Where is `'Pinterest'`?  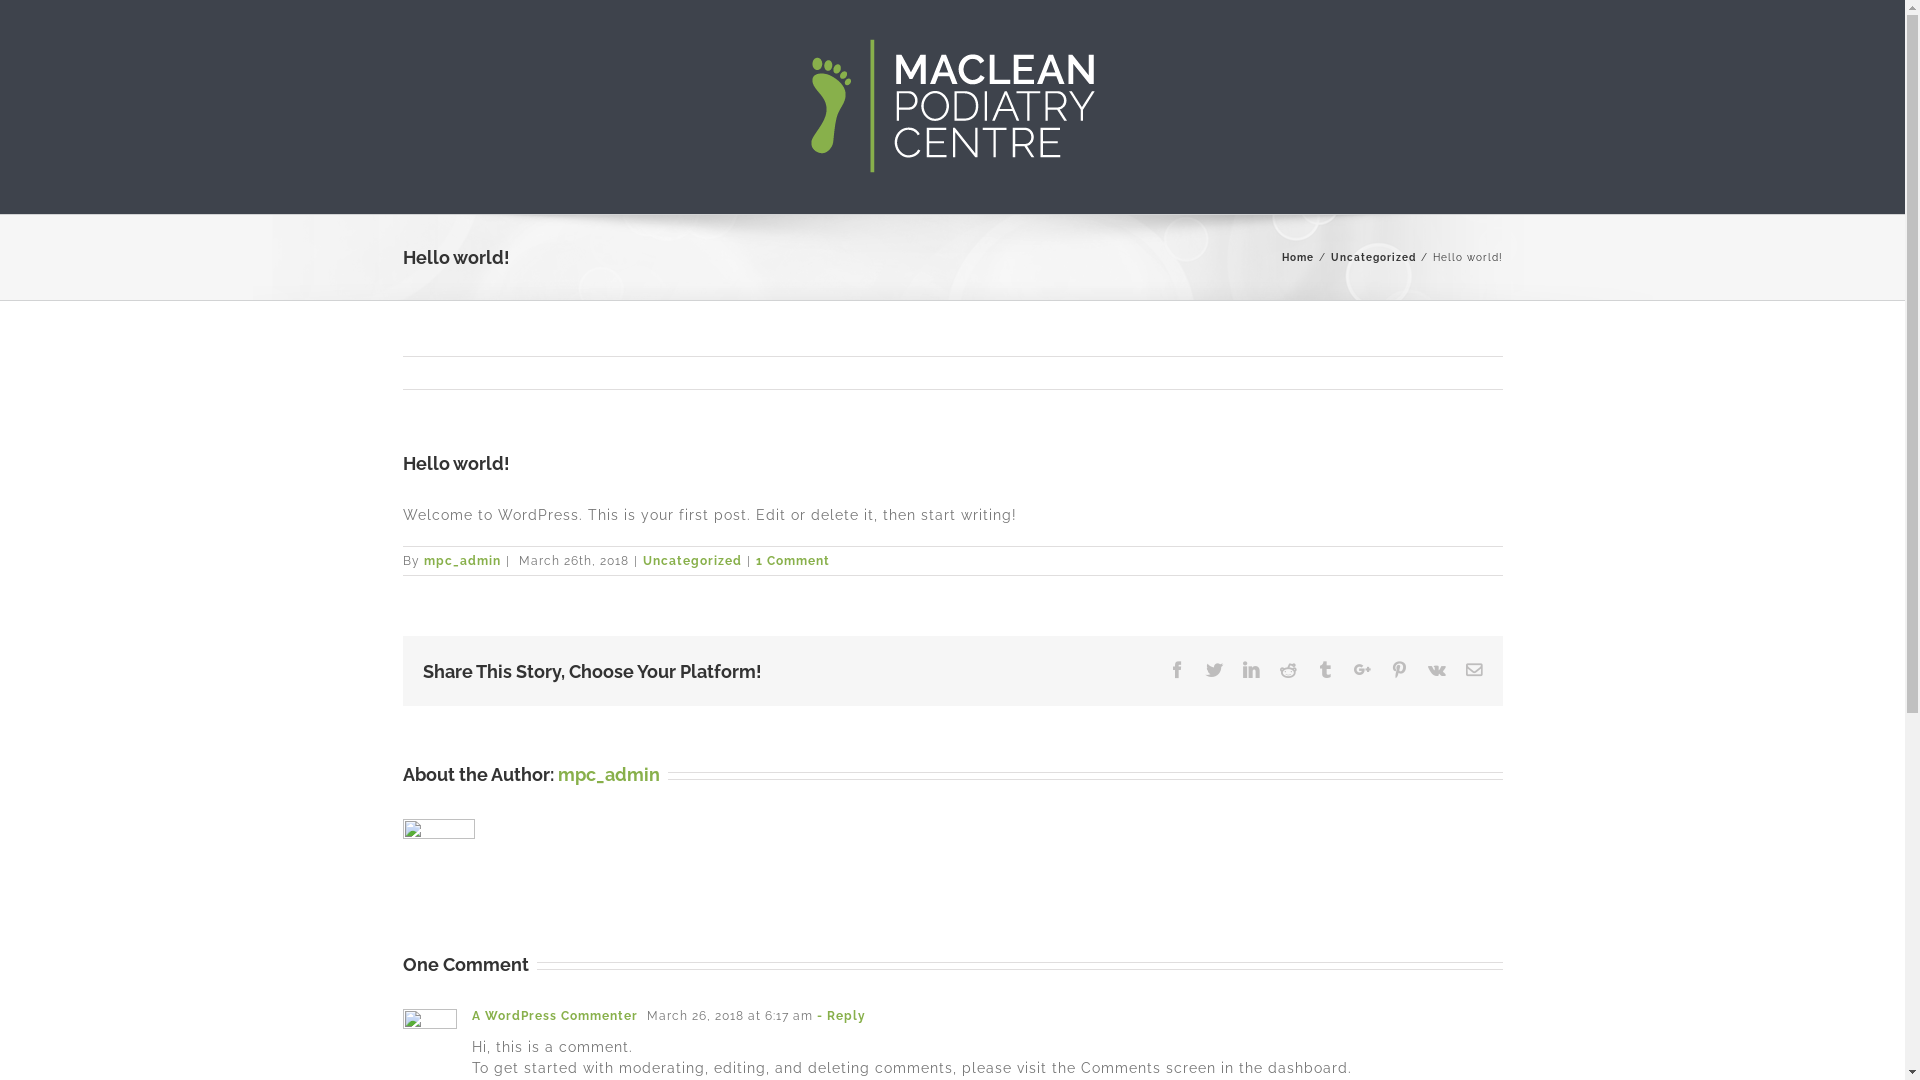
'Pinterest' is located at coordinates (1397, 670).